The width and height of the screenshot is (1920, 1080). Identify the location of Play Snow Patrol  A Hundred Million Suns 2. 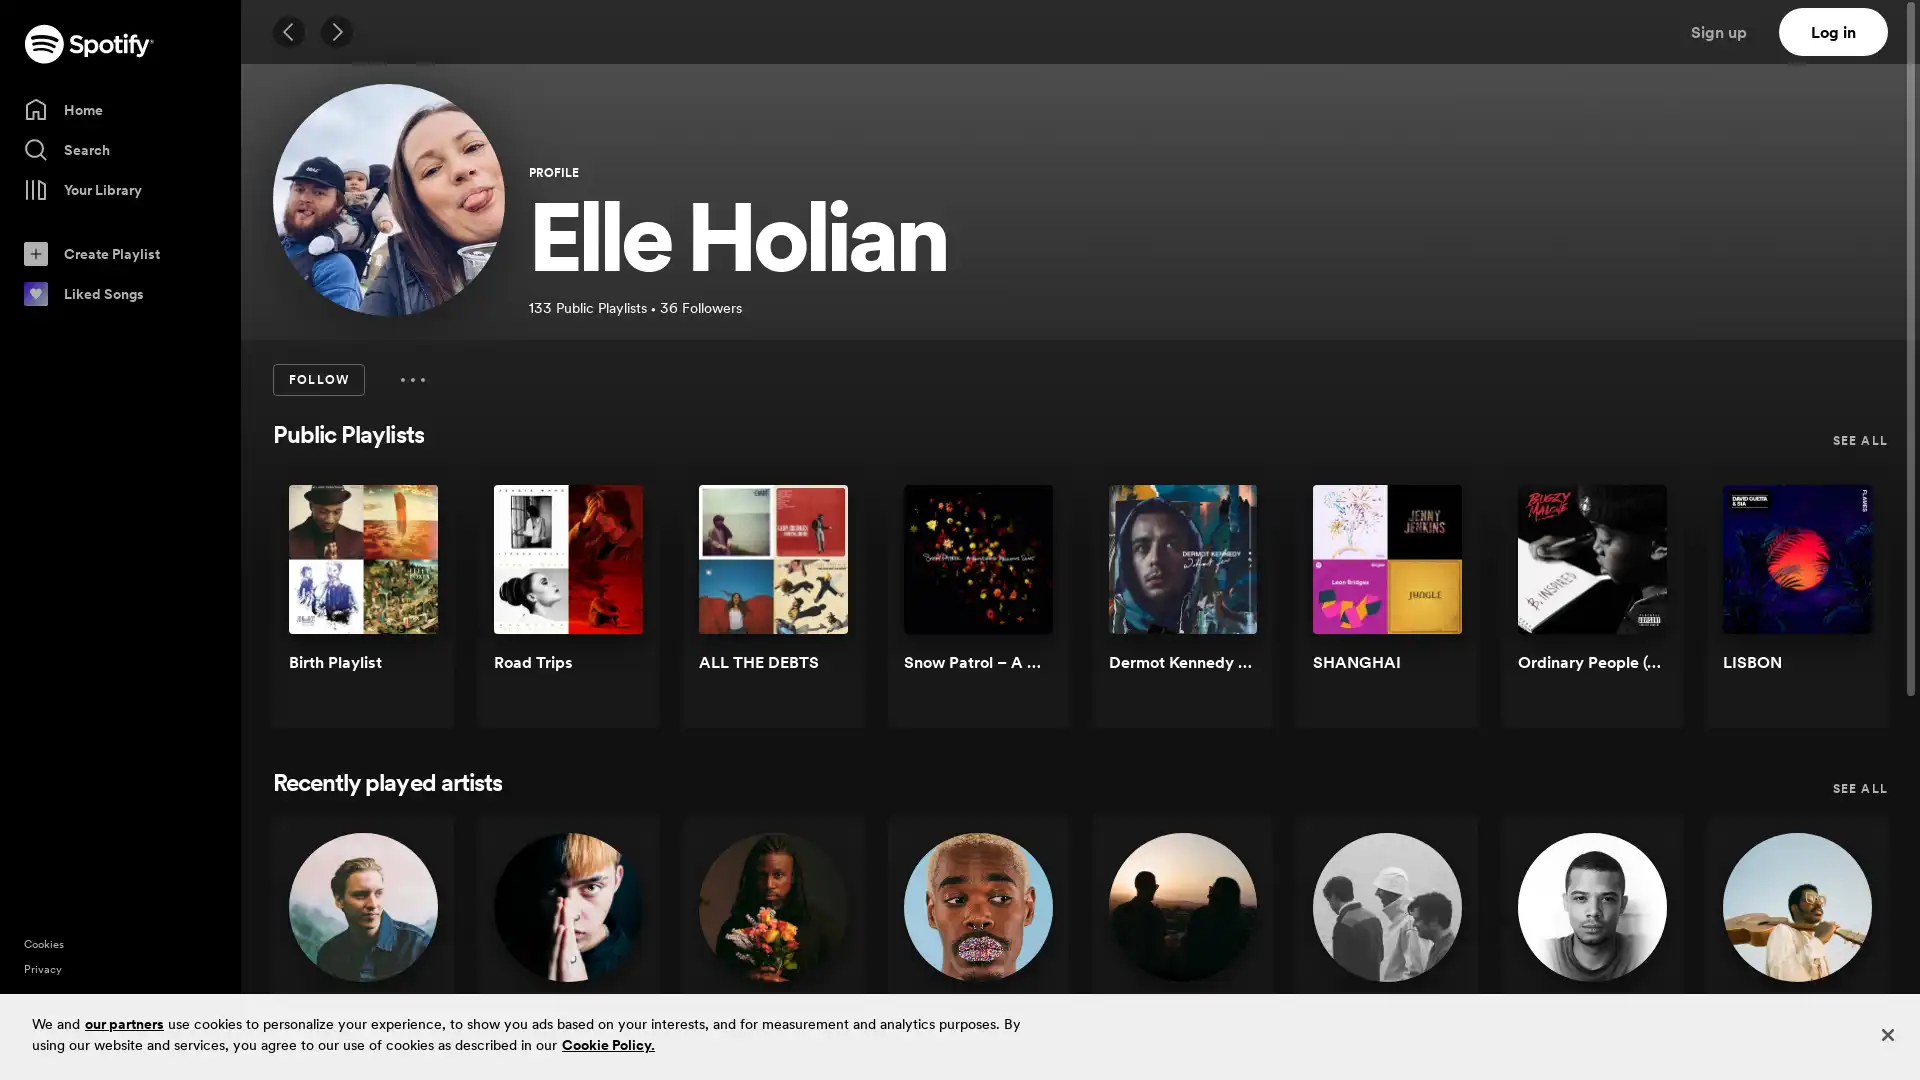
(1019, 608).